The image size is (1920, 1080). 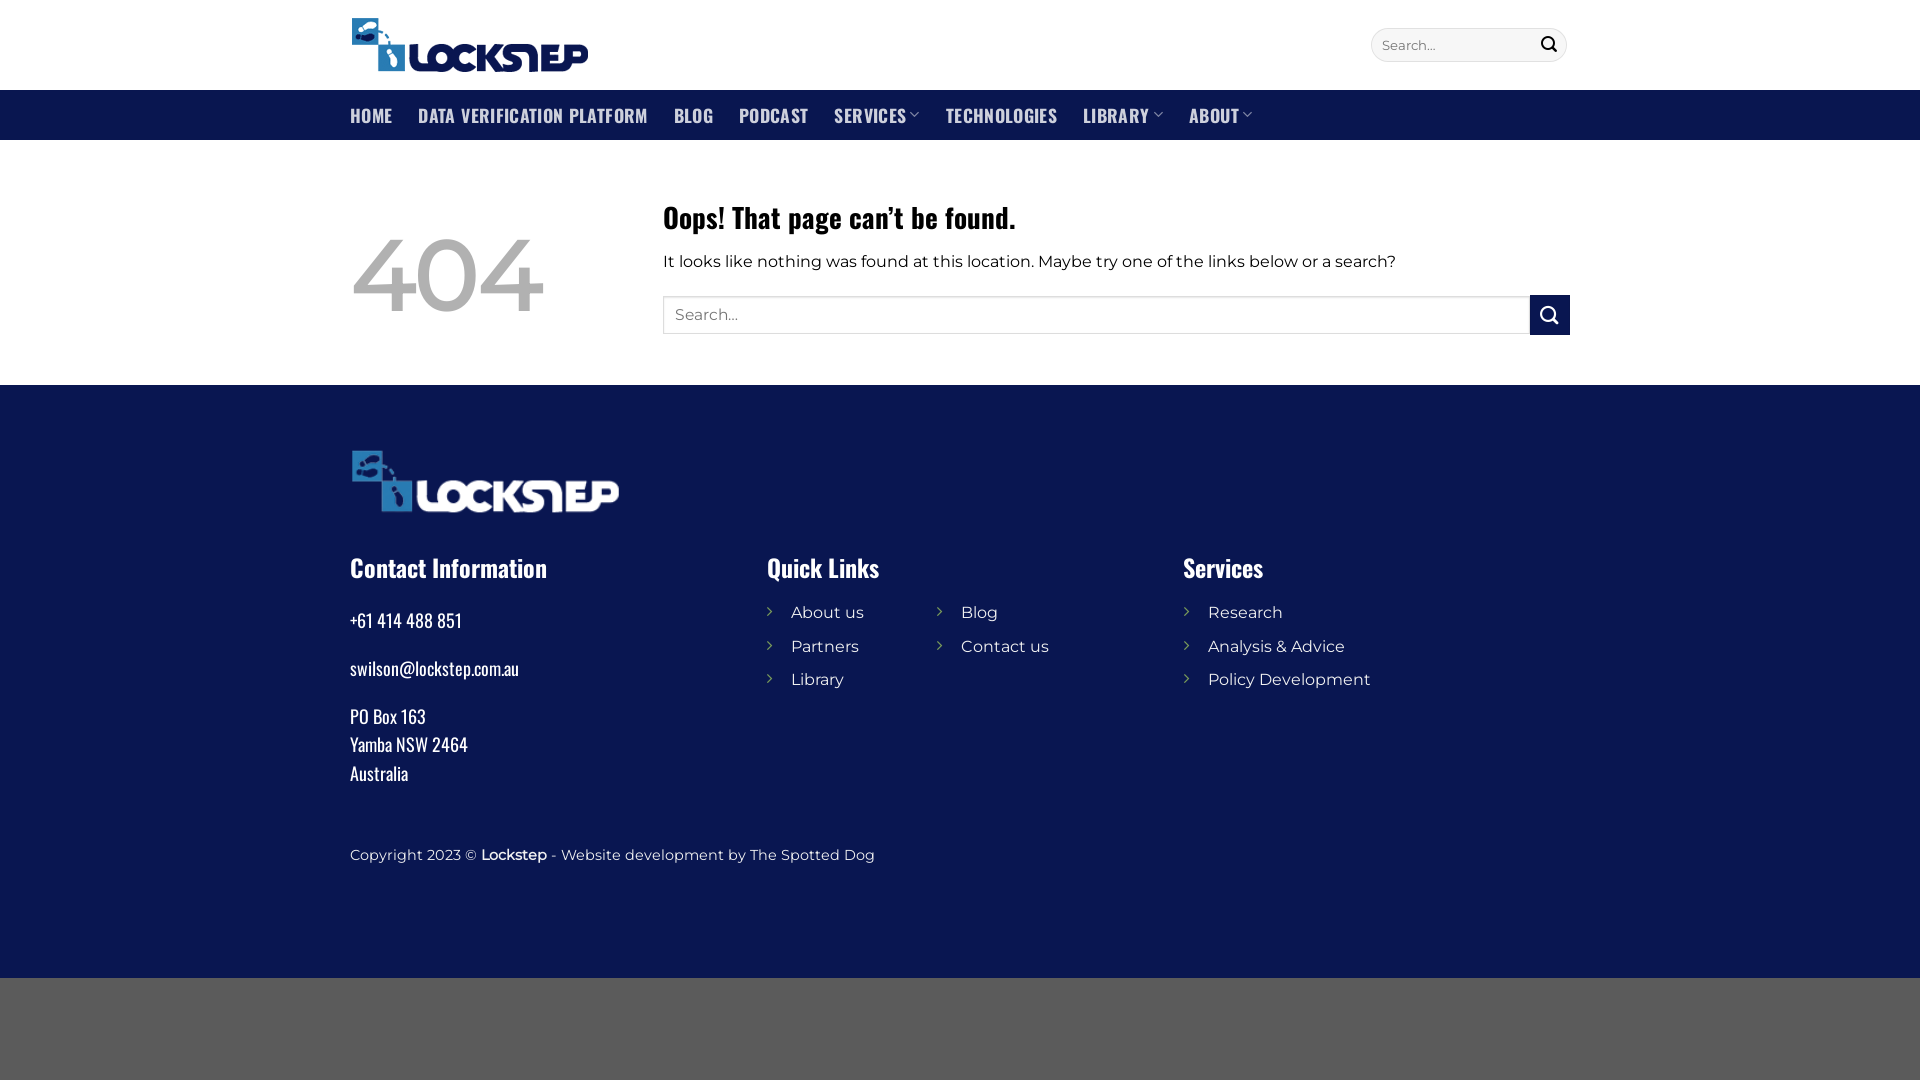 I want to click on 'BLOG', so click(x=693, y=115).